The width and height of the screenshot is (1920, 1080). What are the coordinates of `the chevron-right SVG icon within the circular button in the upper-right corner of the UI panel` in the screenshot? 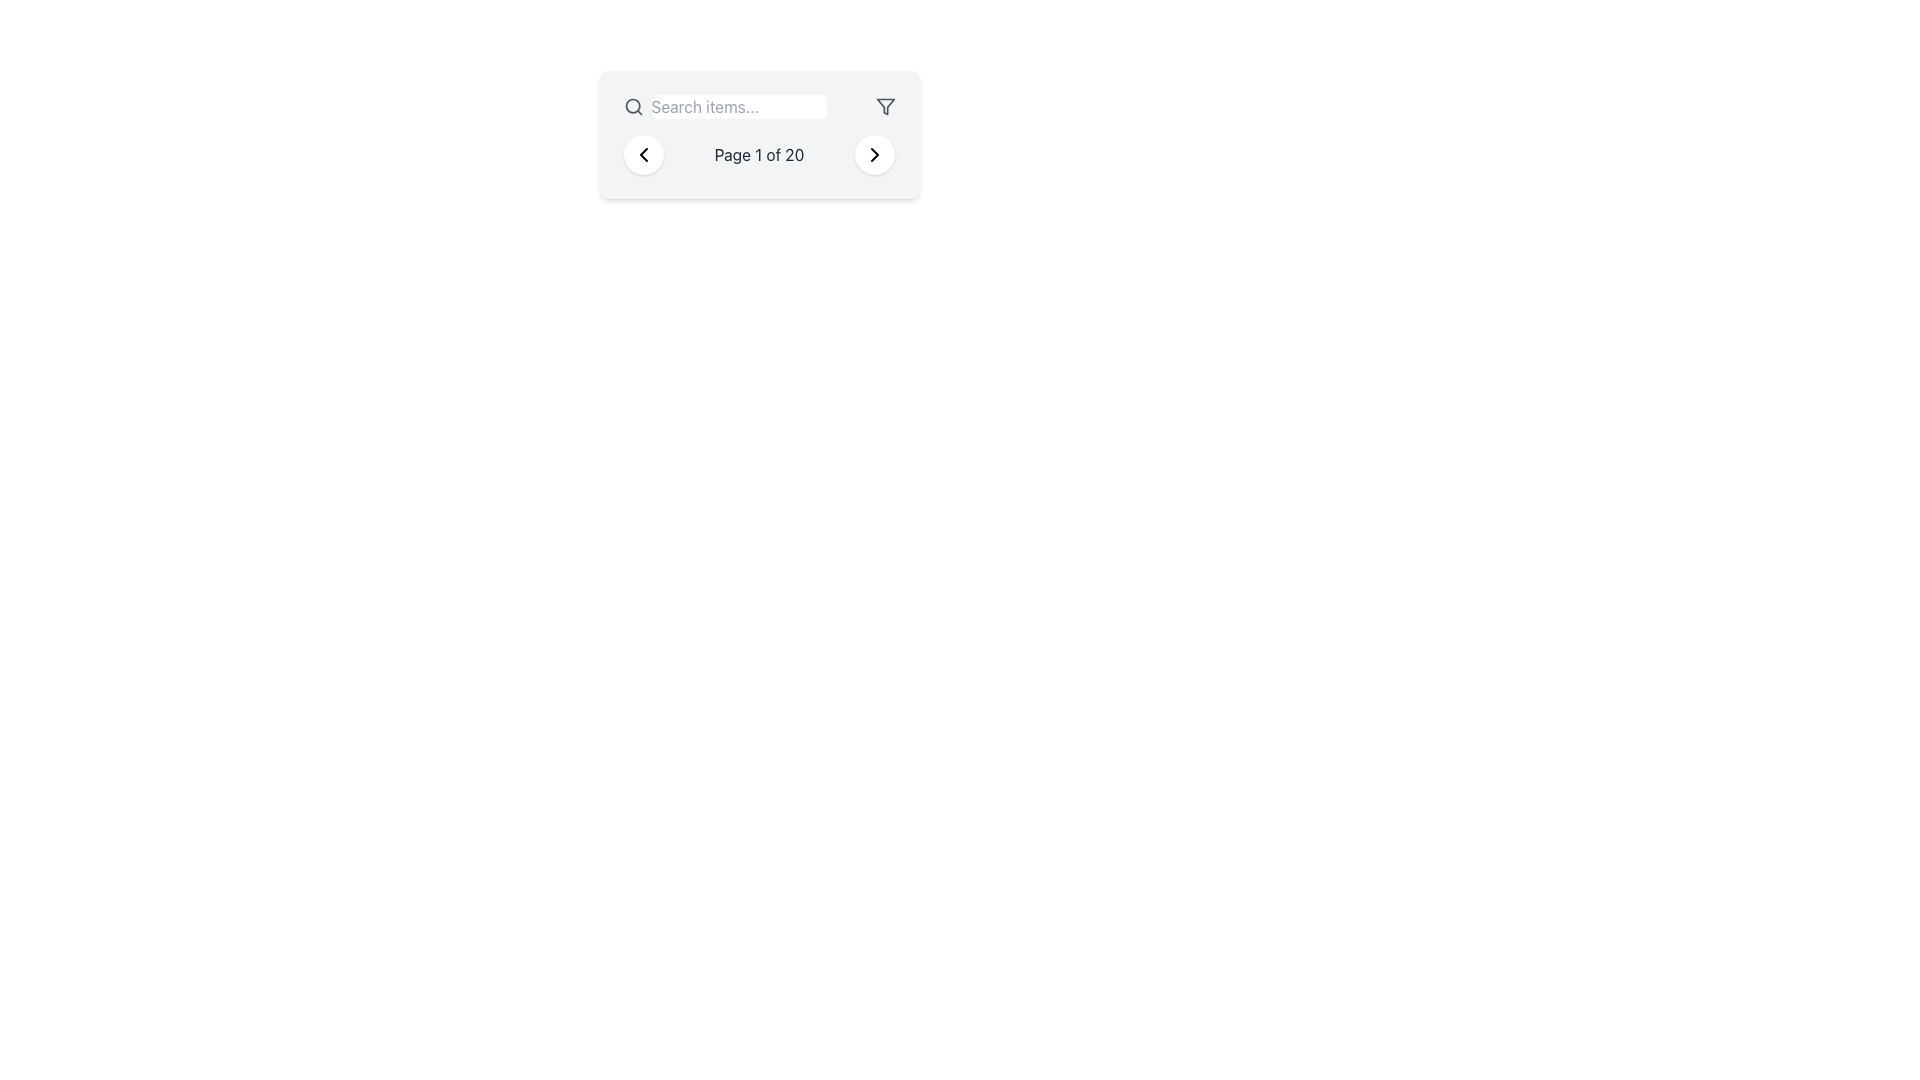 It's located at (875, 153).